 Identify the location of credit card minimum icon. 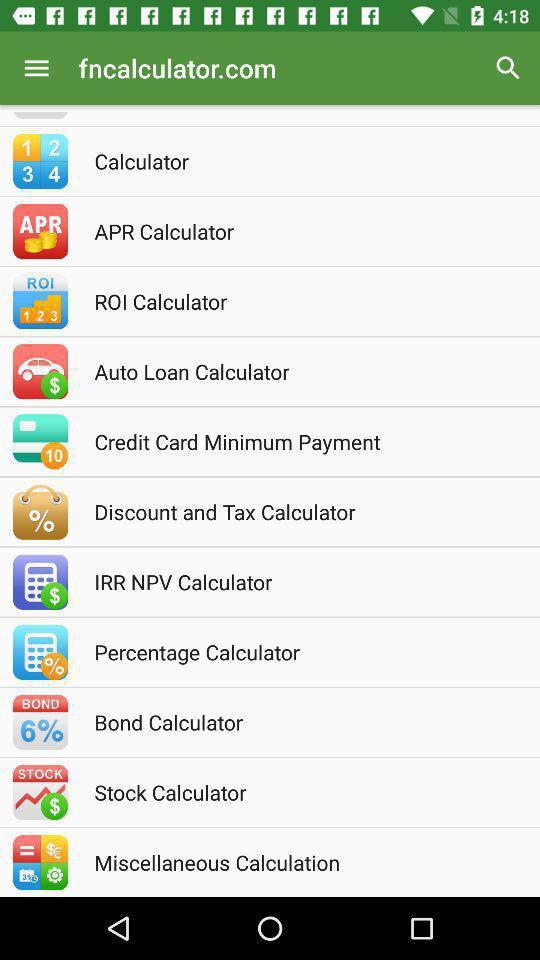
(296, 441).